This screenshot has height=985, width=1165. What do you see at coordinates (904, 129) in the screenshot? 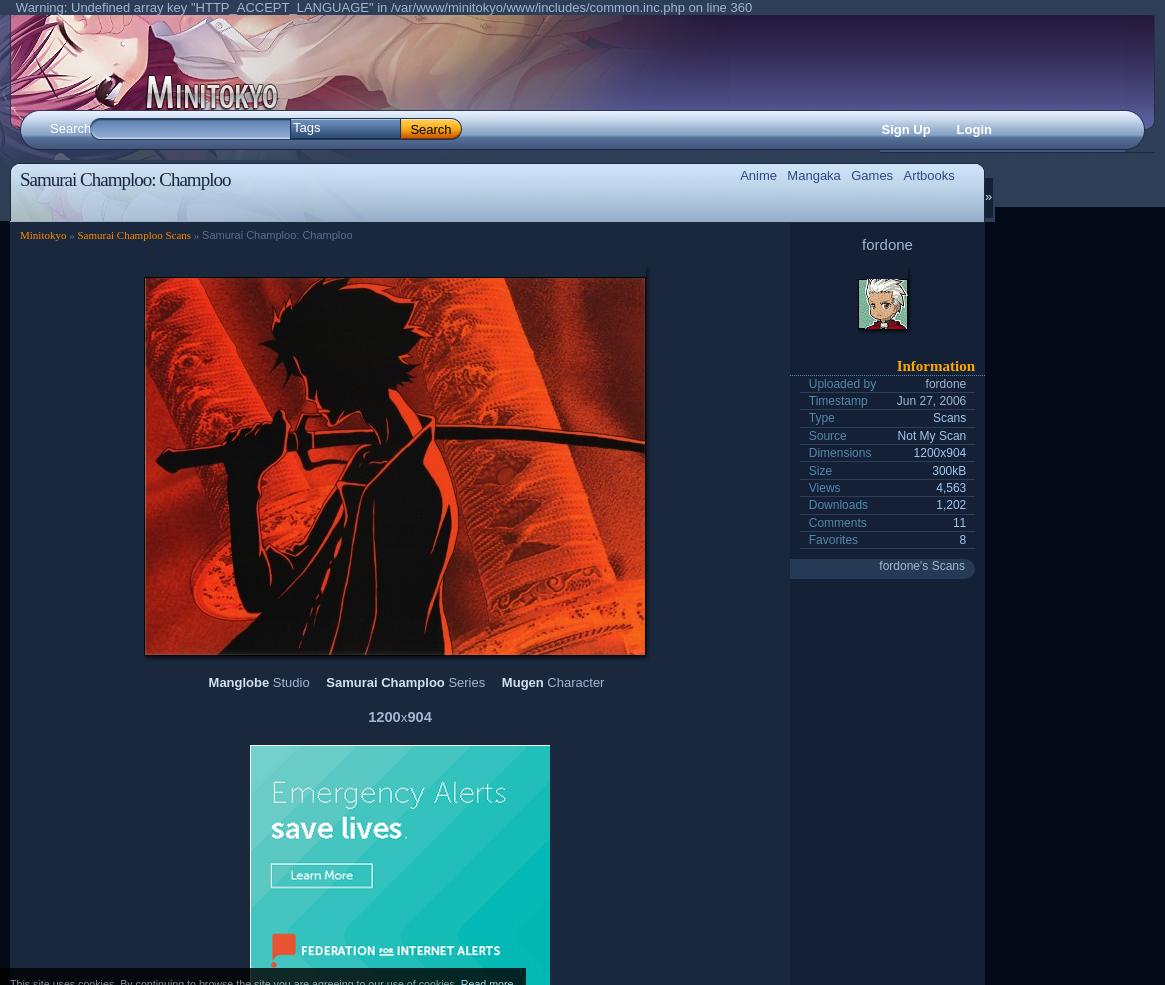
I see `'Sign Up'` at bounding box center [904, 129].